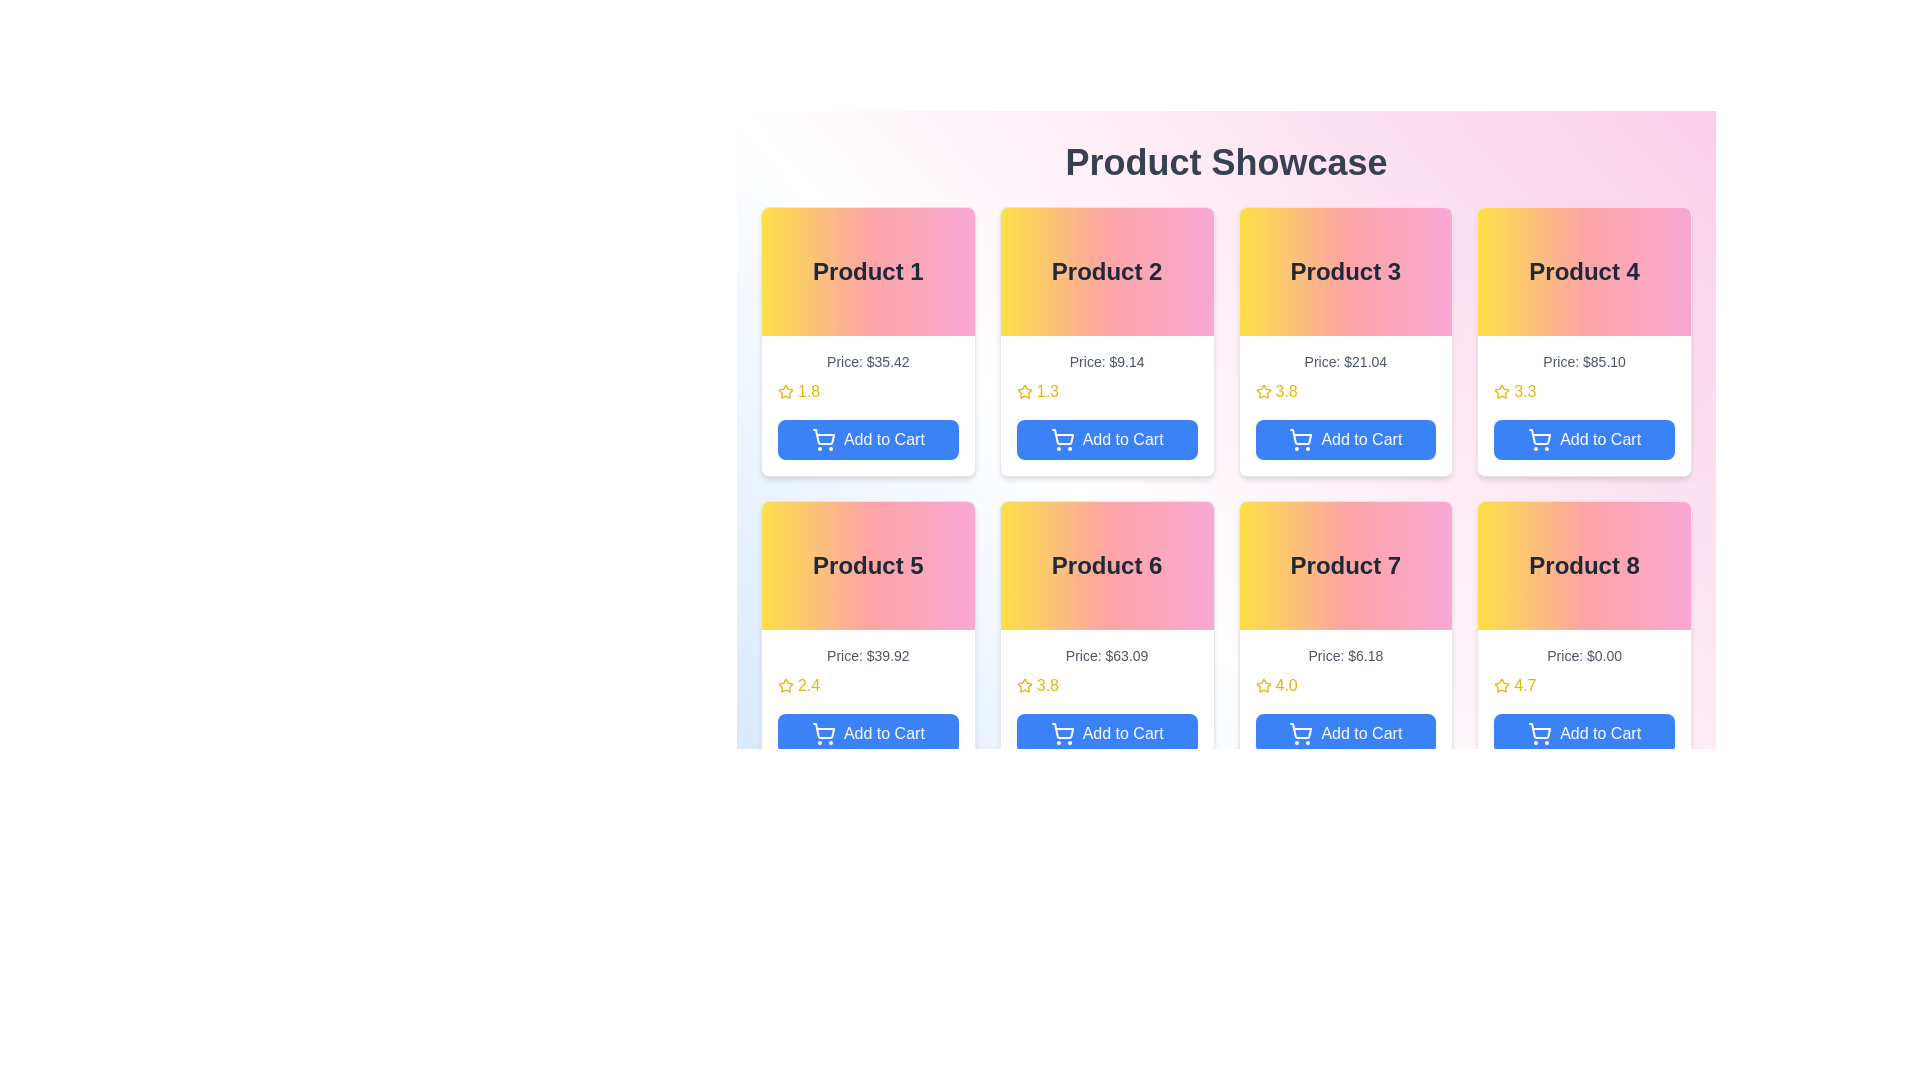  Describe the element at coordinates (1583, 362) in the screenshot. I see `the text label displaying 'Price: $85.10' located in the fourth product card, above the rating section` at that location.